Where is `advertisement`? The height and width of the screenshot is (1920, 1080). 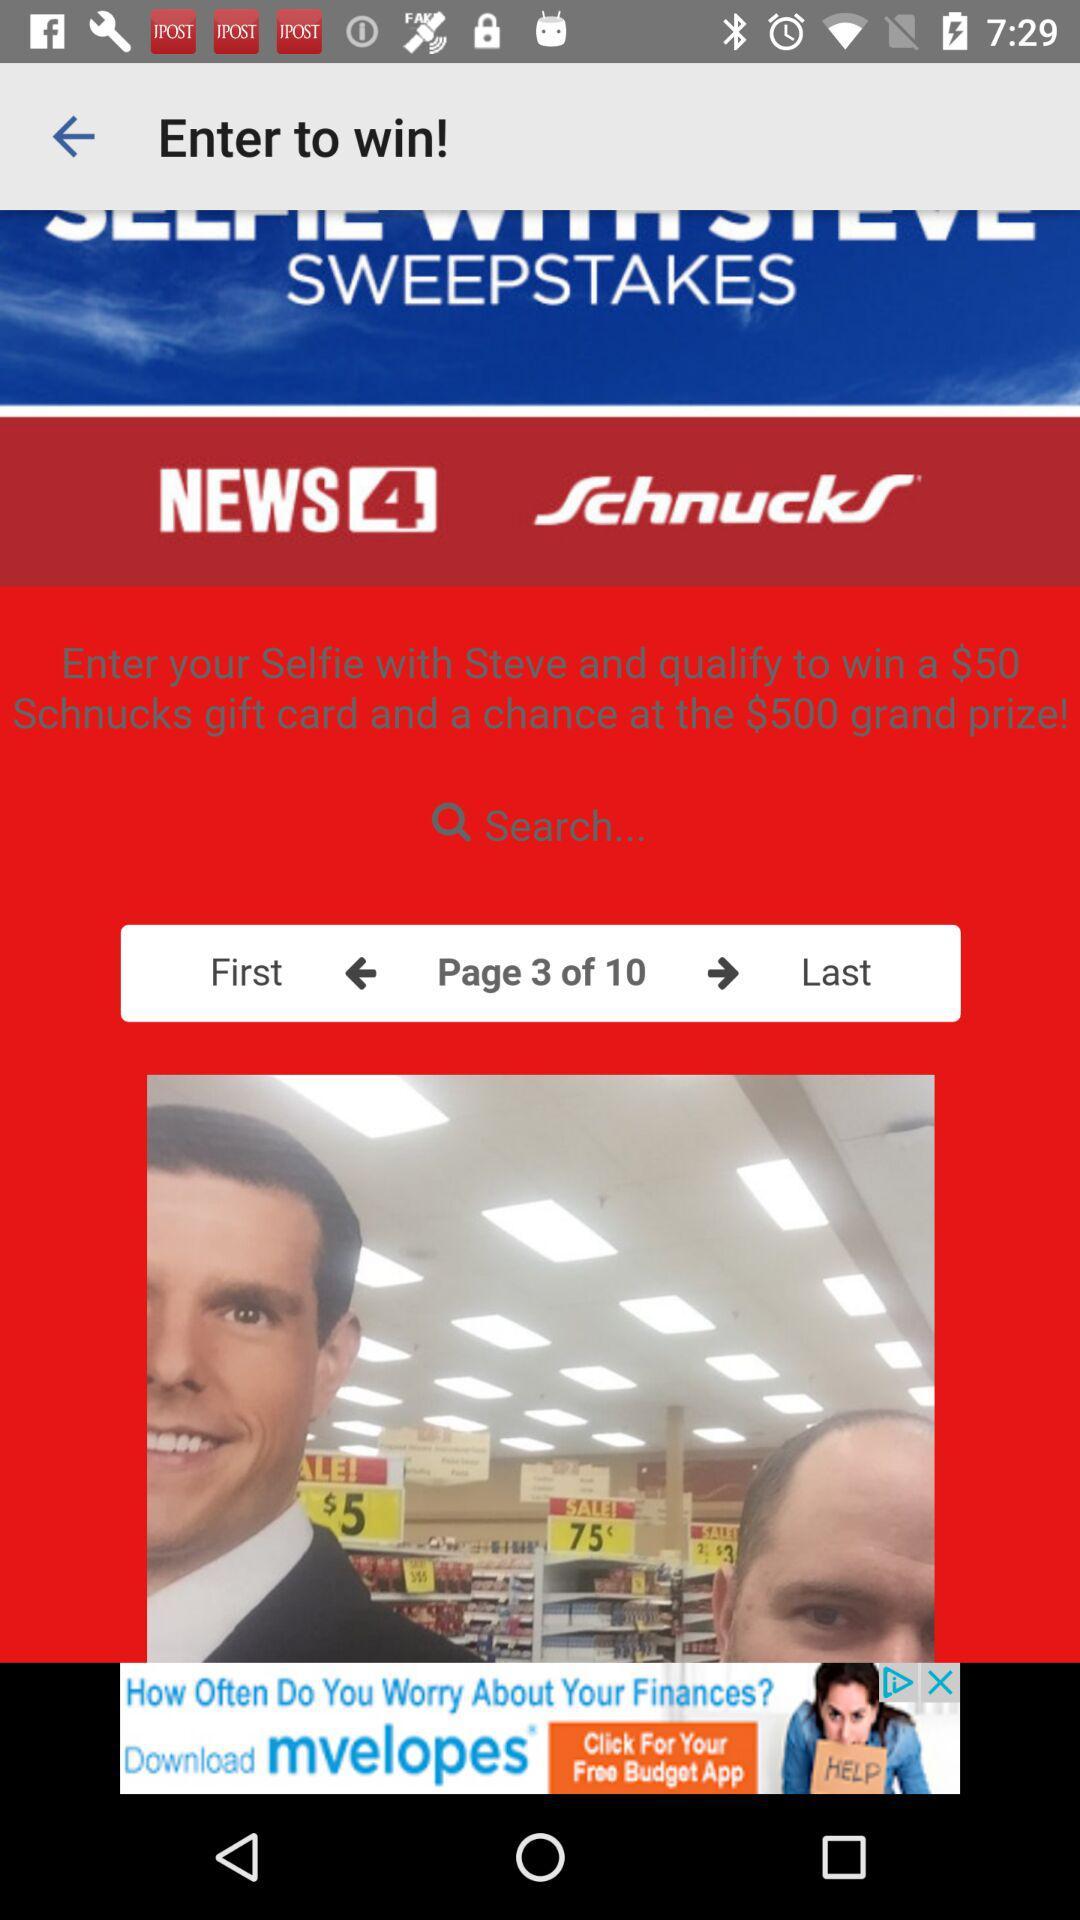 advertisement is located at coordinates (540, 1727).